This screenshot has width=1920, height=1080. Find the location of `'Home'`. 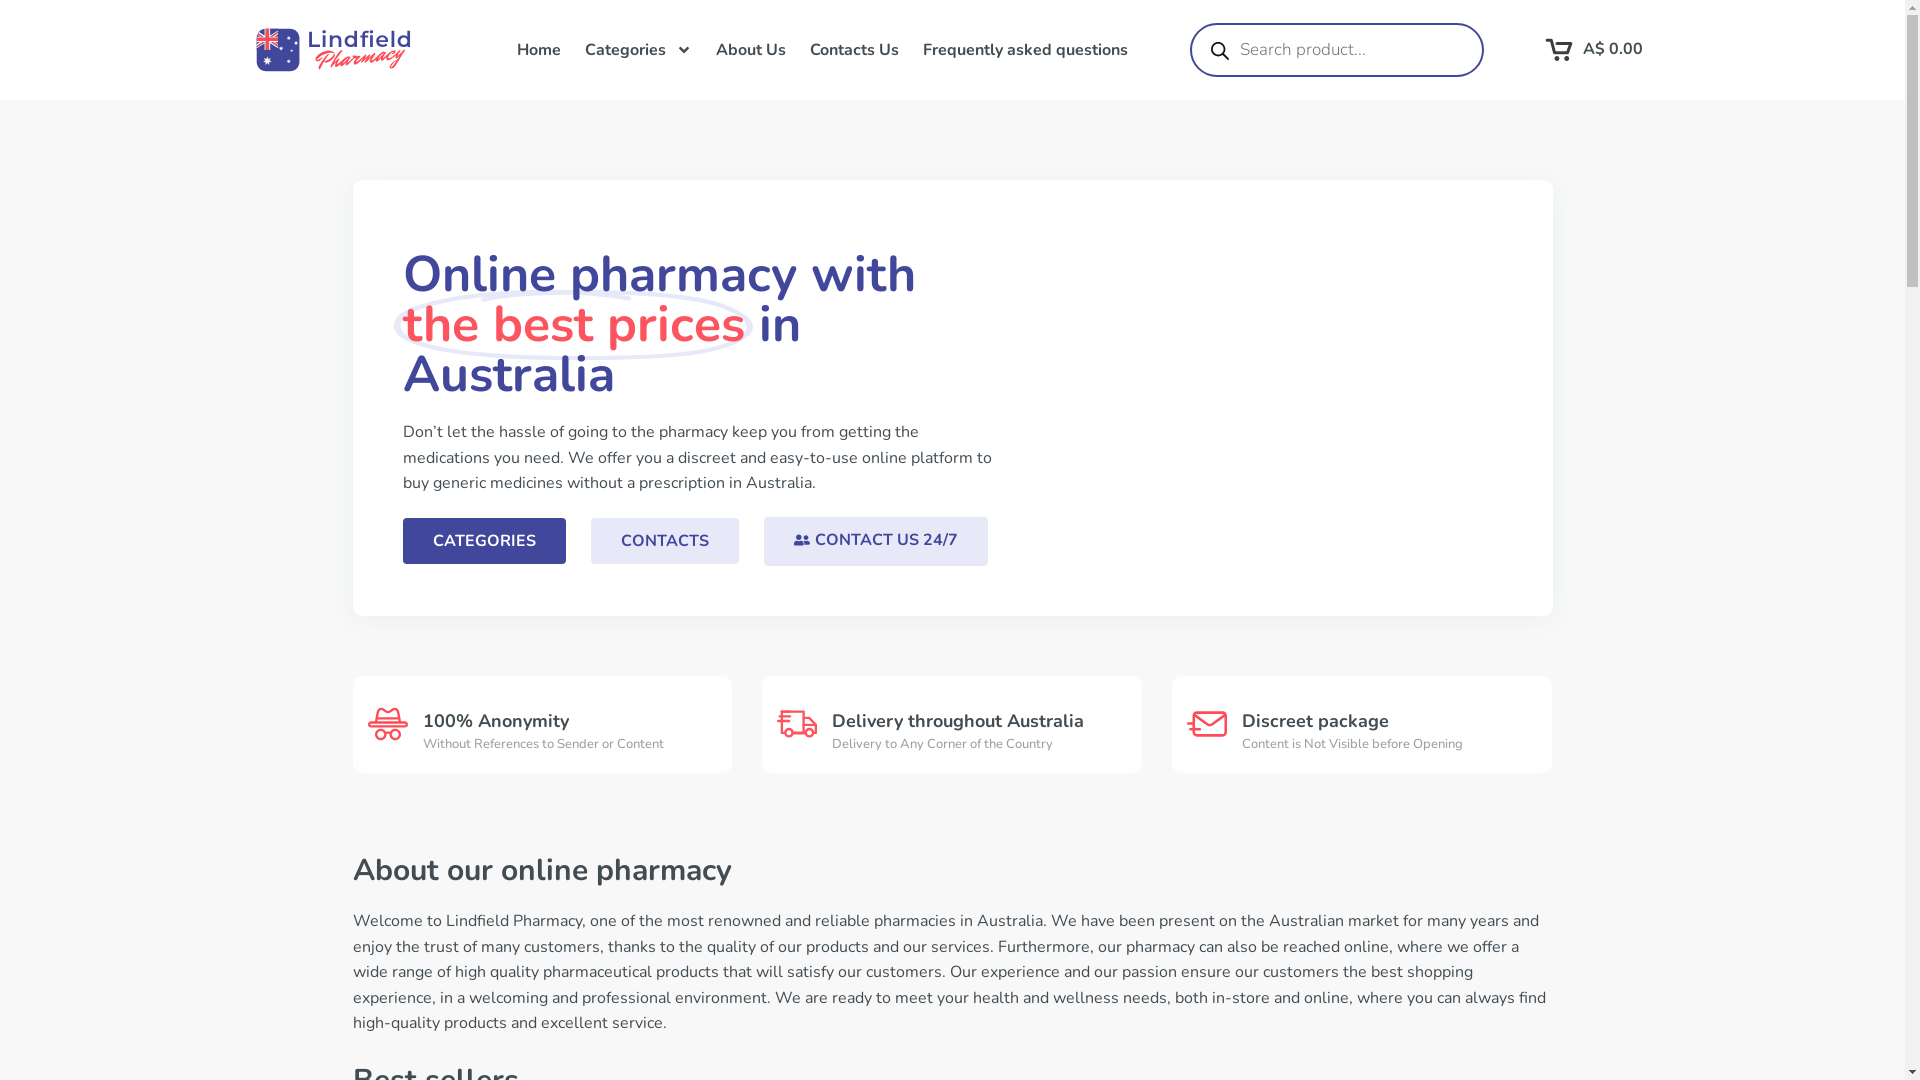

'Home' is located at coordinates (504, 49).